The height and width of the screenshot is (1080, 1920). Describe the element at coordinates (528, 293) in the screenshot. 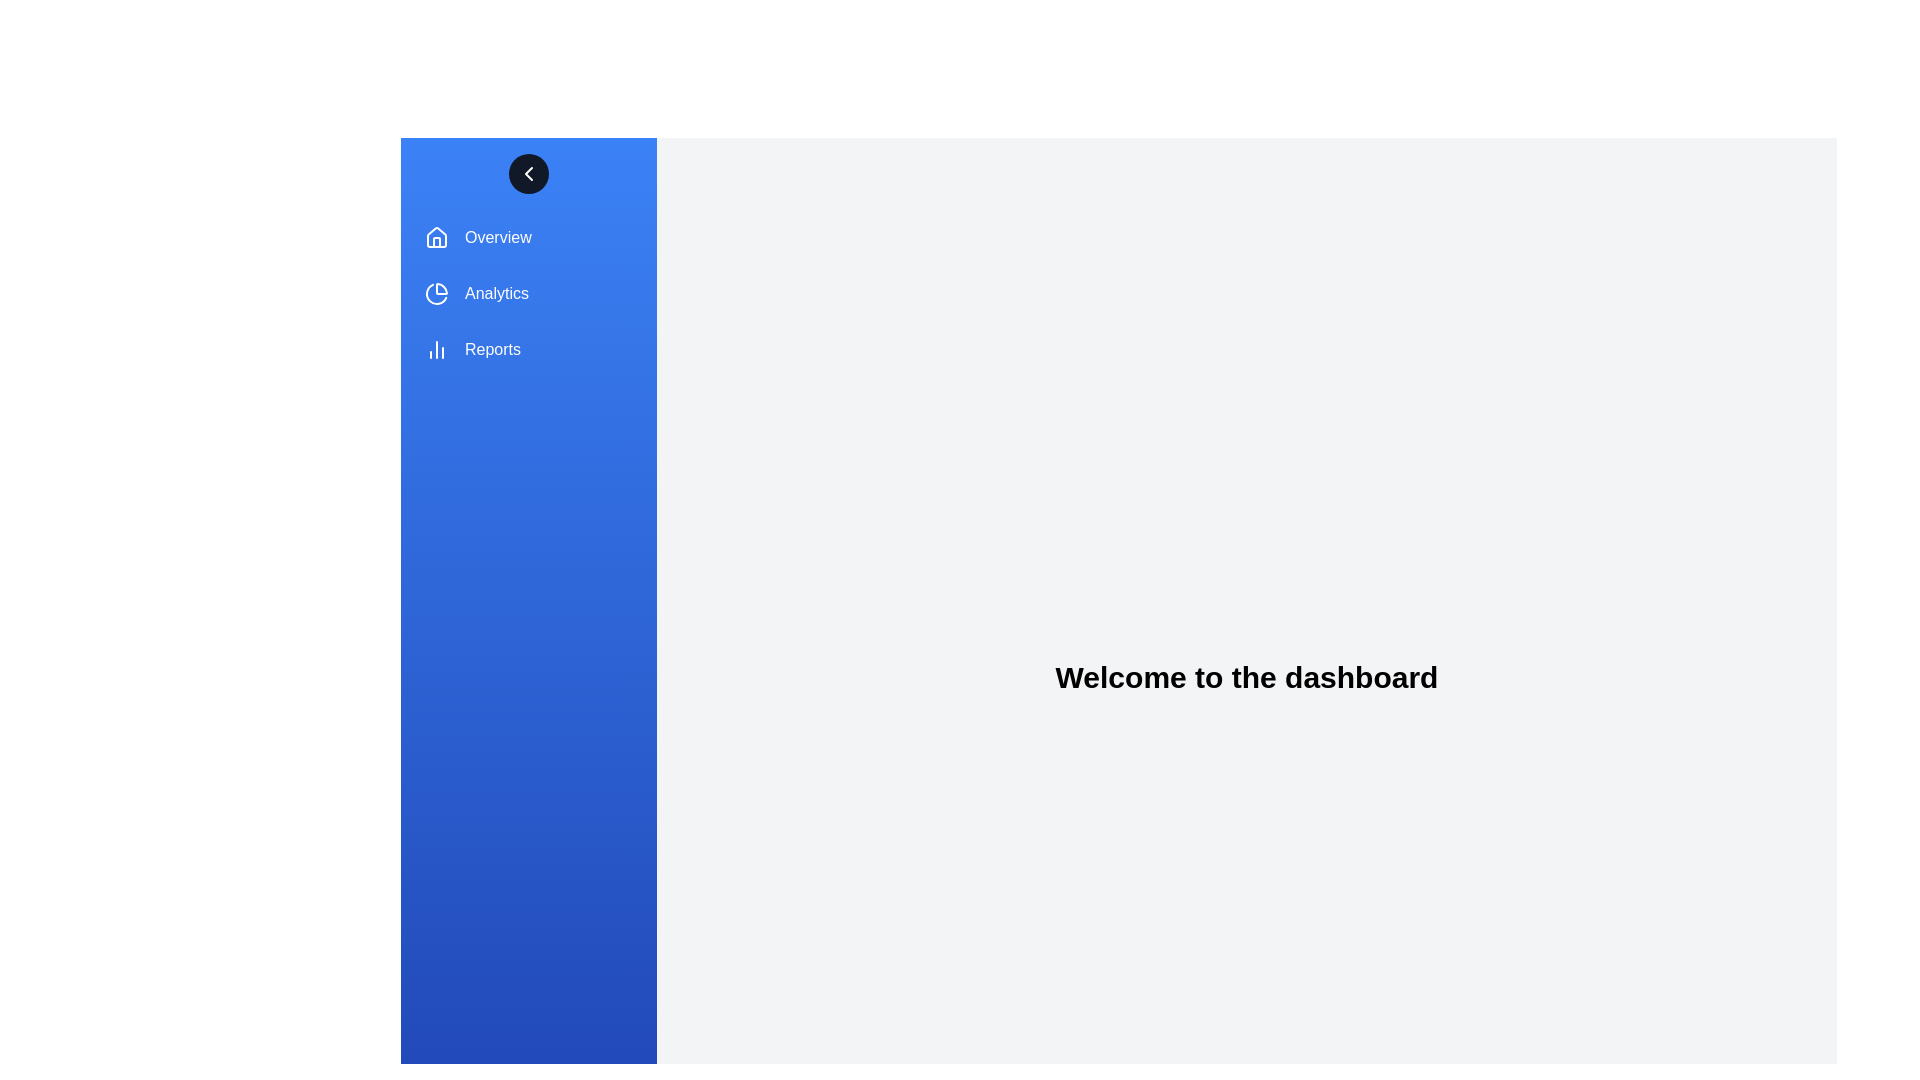

I see `the menu item labeled Analytics` at that location.